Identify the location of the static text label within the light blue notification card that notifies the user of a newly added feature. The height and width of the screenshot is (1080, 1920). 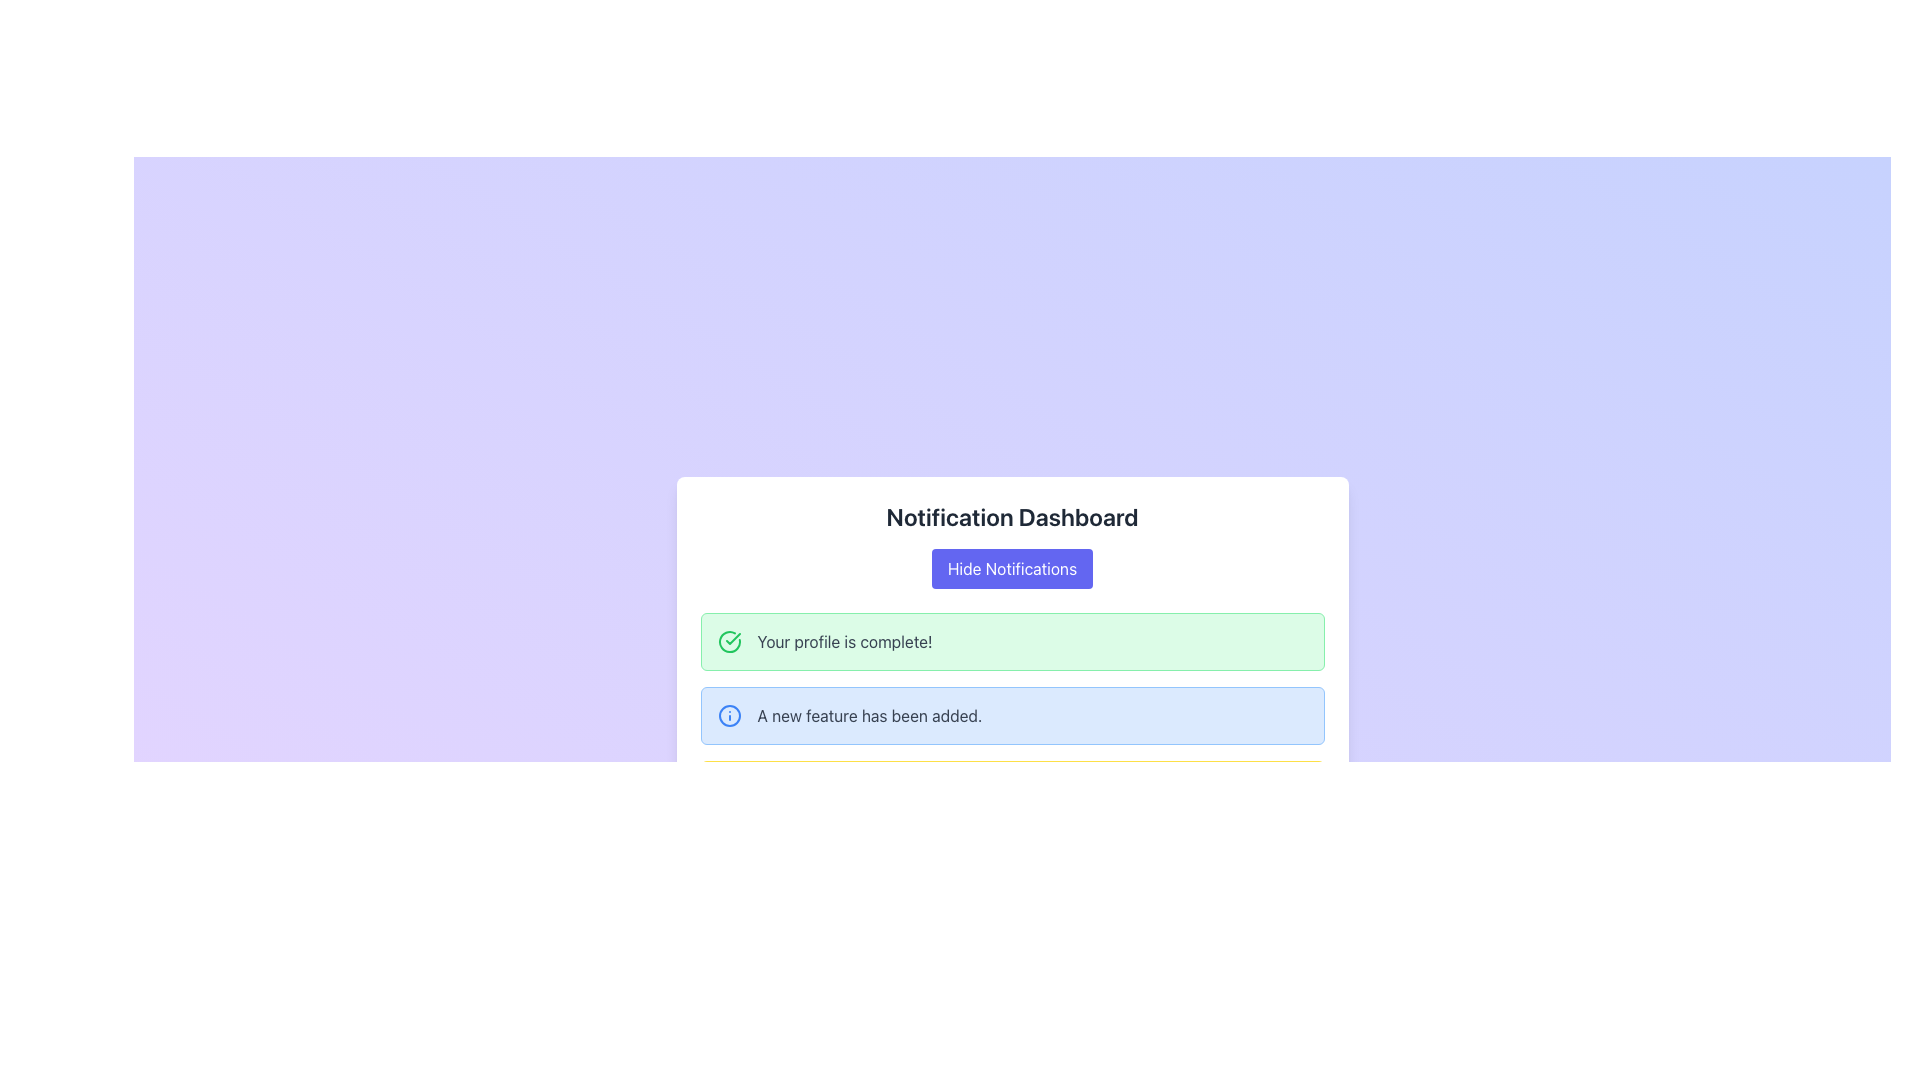
(869, 715).